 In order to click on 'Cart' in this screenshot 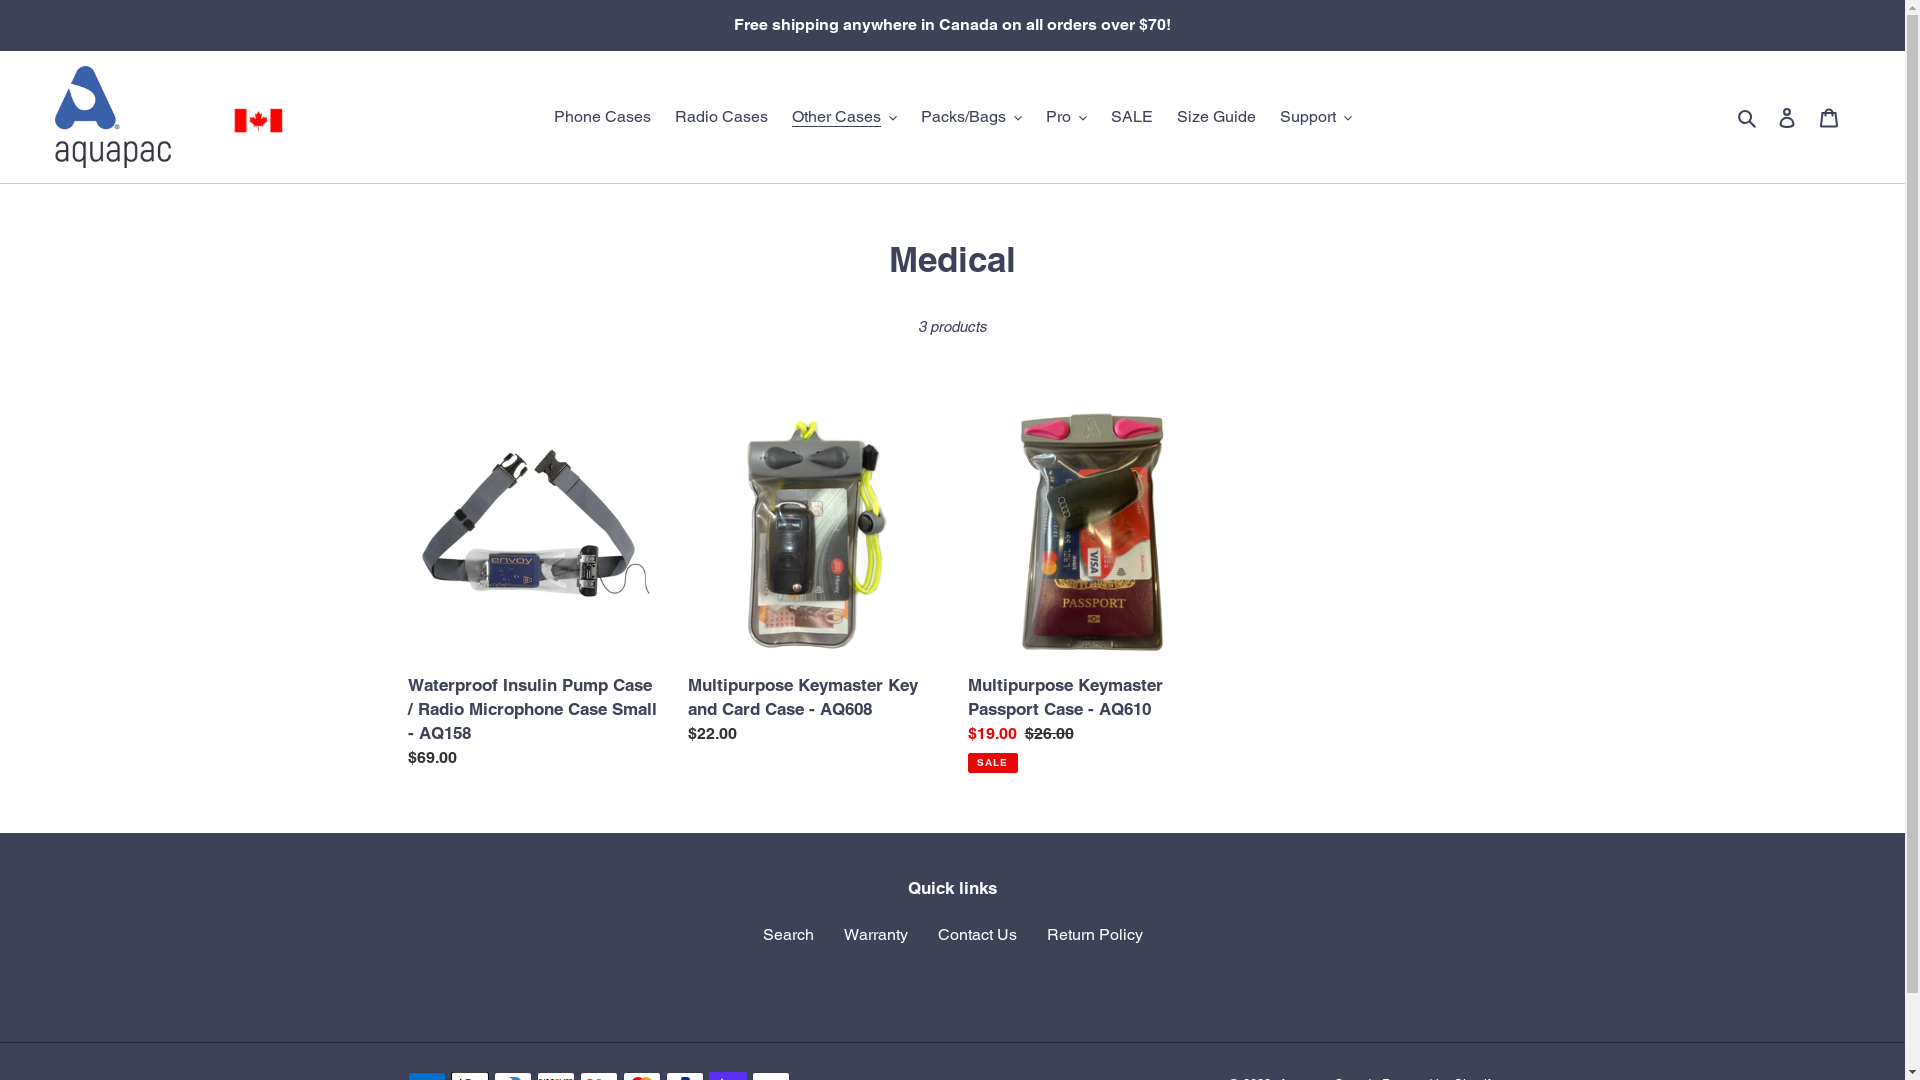, I will do `click(1828, 116)`.